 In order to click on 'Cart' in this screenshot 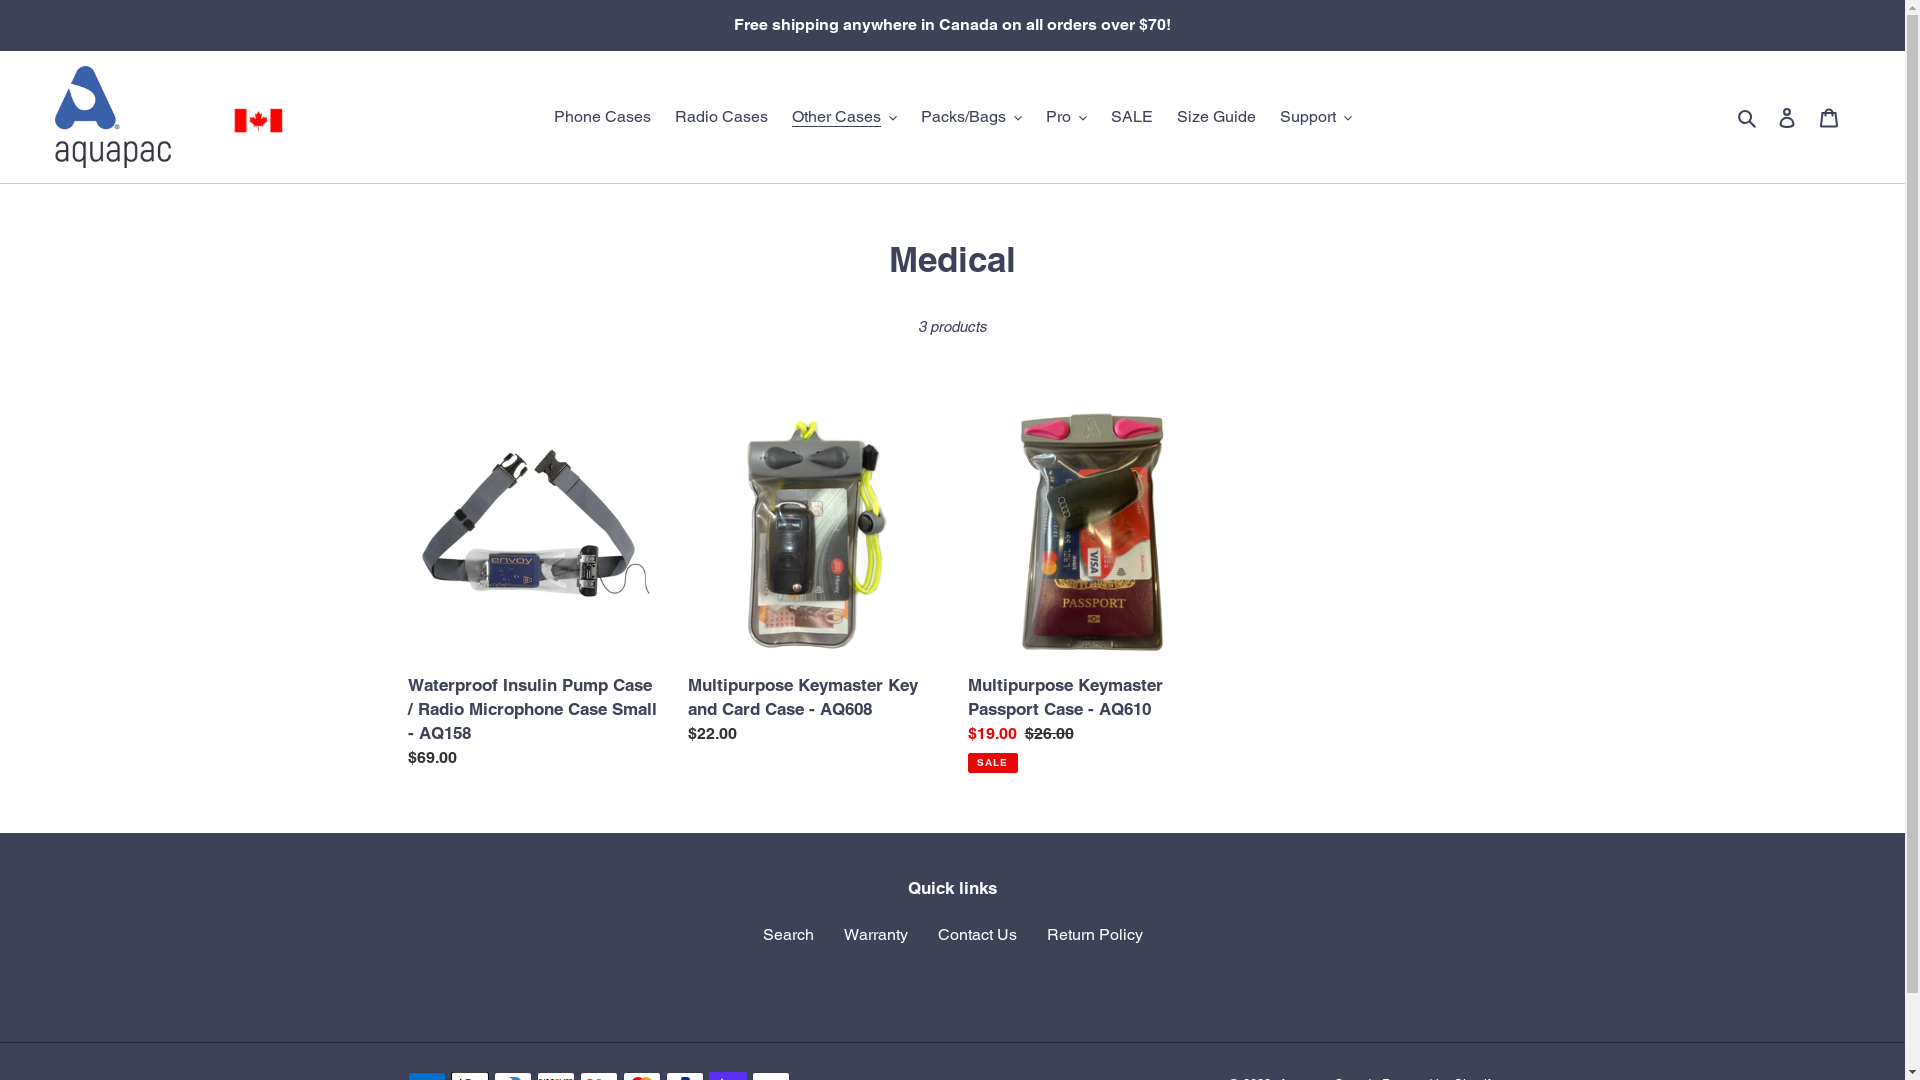, I will do `click(1828, 116)`.